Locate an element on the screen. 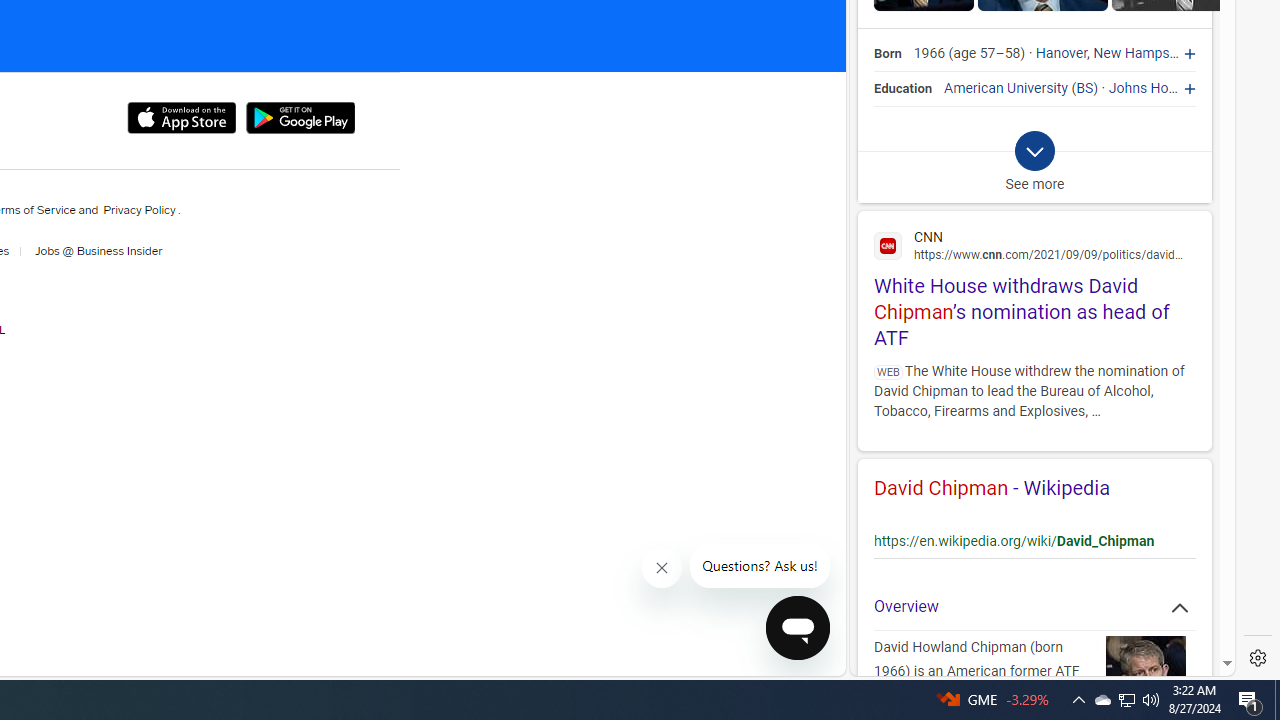 The image size is (1280, 720). 'Class: sc-1k07fow-1 cbnSms' is located at coordinates (797, 626).